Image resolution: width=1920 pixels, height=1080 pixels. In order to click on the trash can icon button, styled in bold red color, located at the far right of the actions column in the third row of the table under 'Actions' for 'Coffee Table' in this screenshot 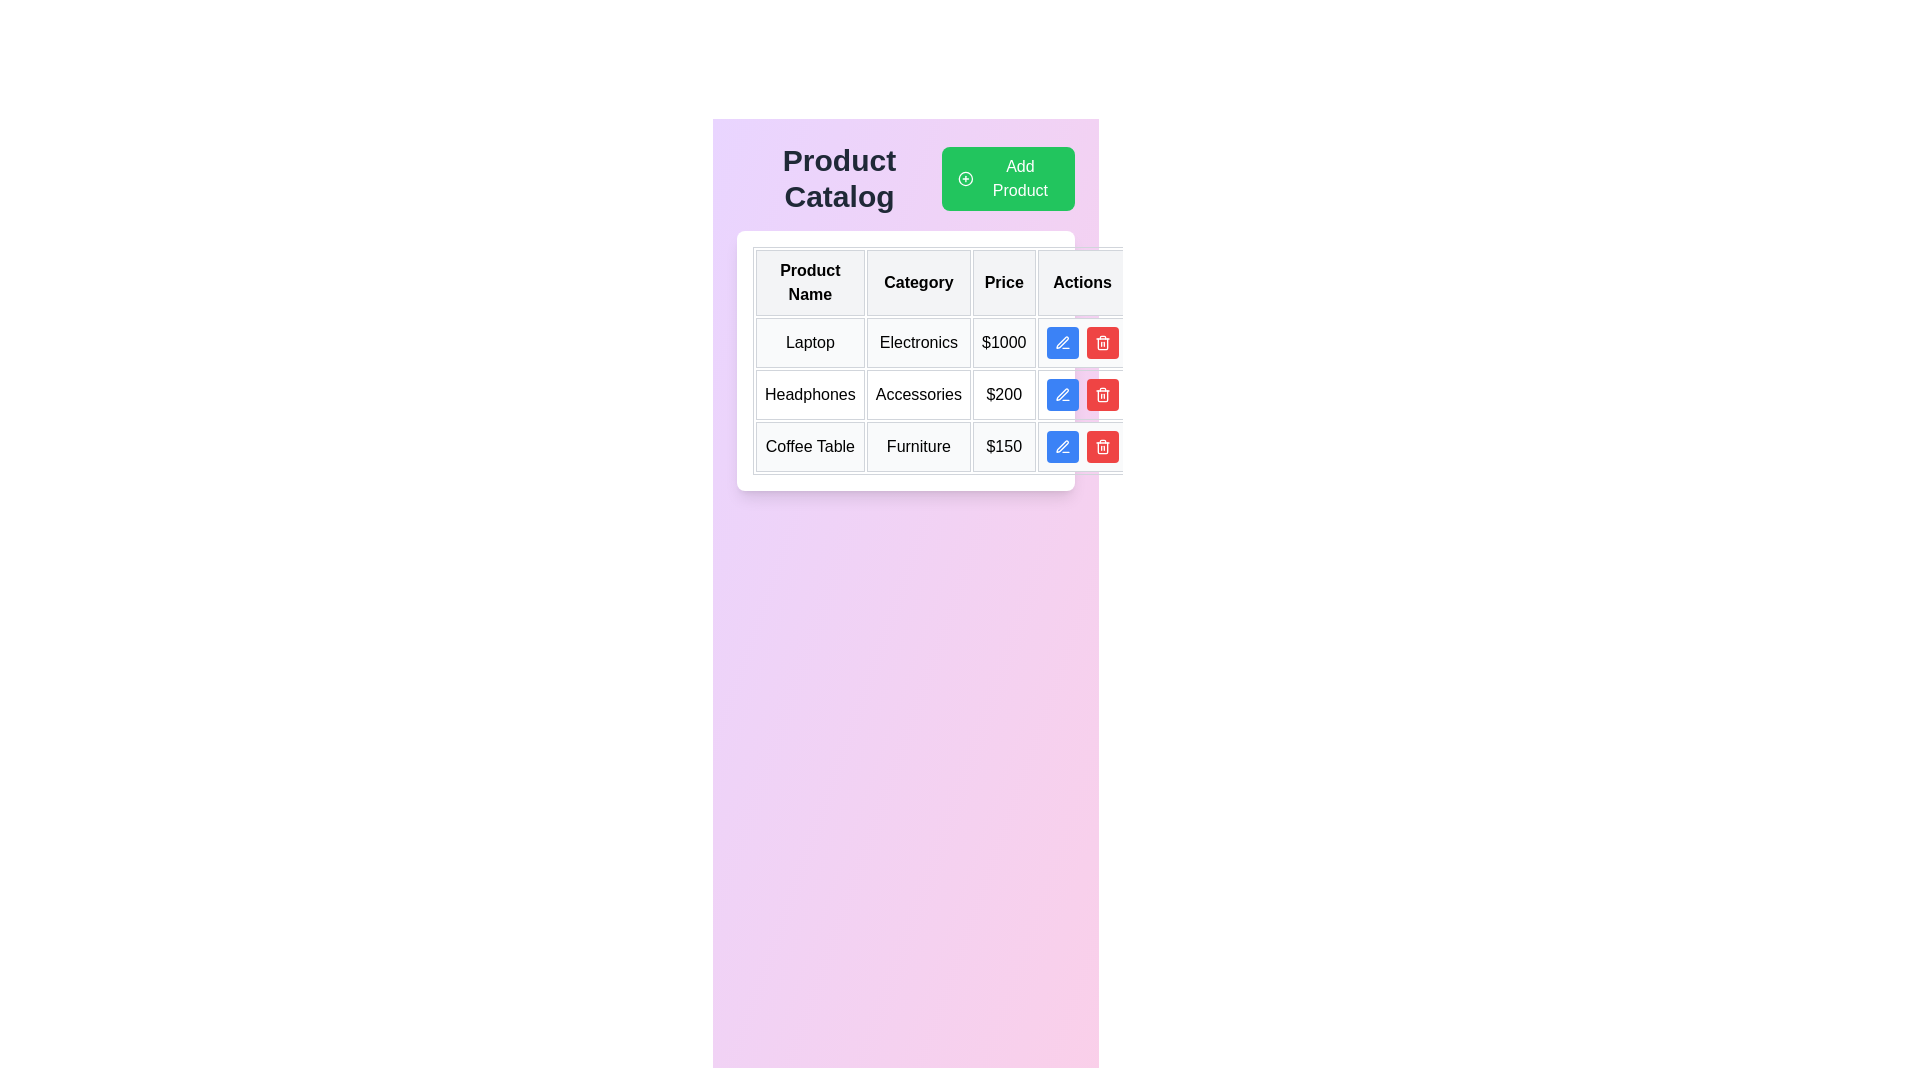, I will do `click(1101, 394)`.